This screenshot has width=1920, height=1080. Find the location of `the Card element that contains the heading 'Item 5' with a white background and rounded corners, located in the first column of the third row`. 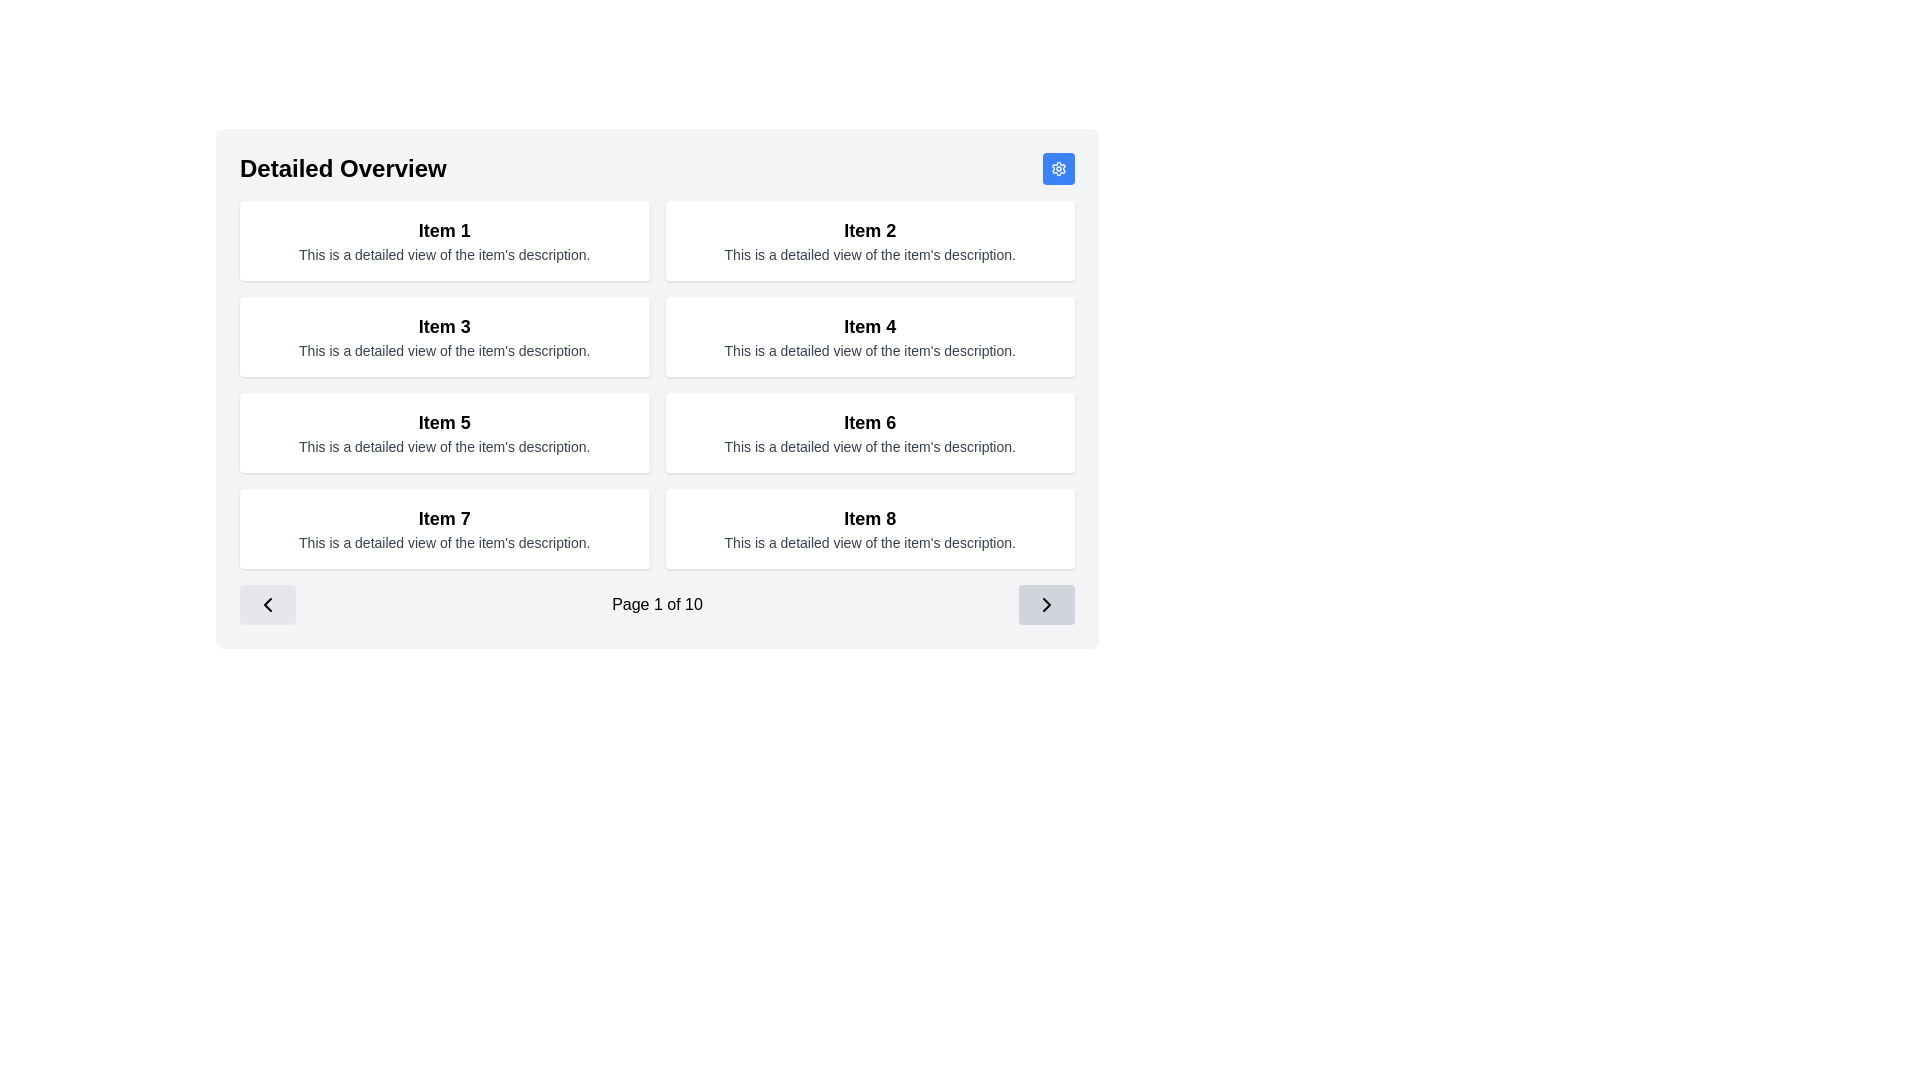

the Card element that contains the heading 'Item 5' with a white background and rounded corners, located in the first column of the third row is located at coordinates (443, 431).